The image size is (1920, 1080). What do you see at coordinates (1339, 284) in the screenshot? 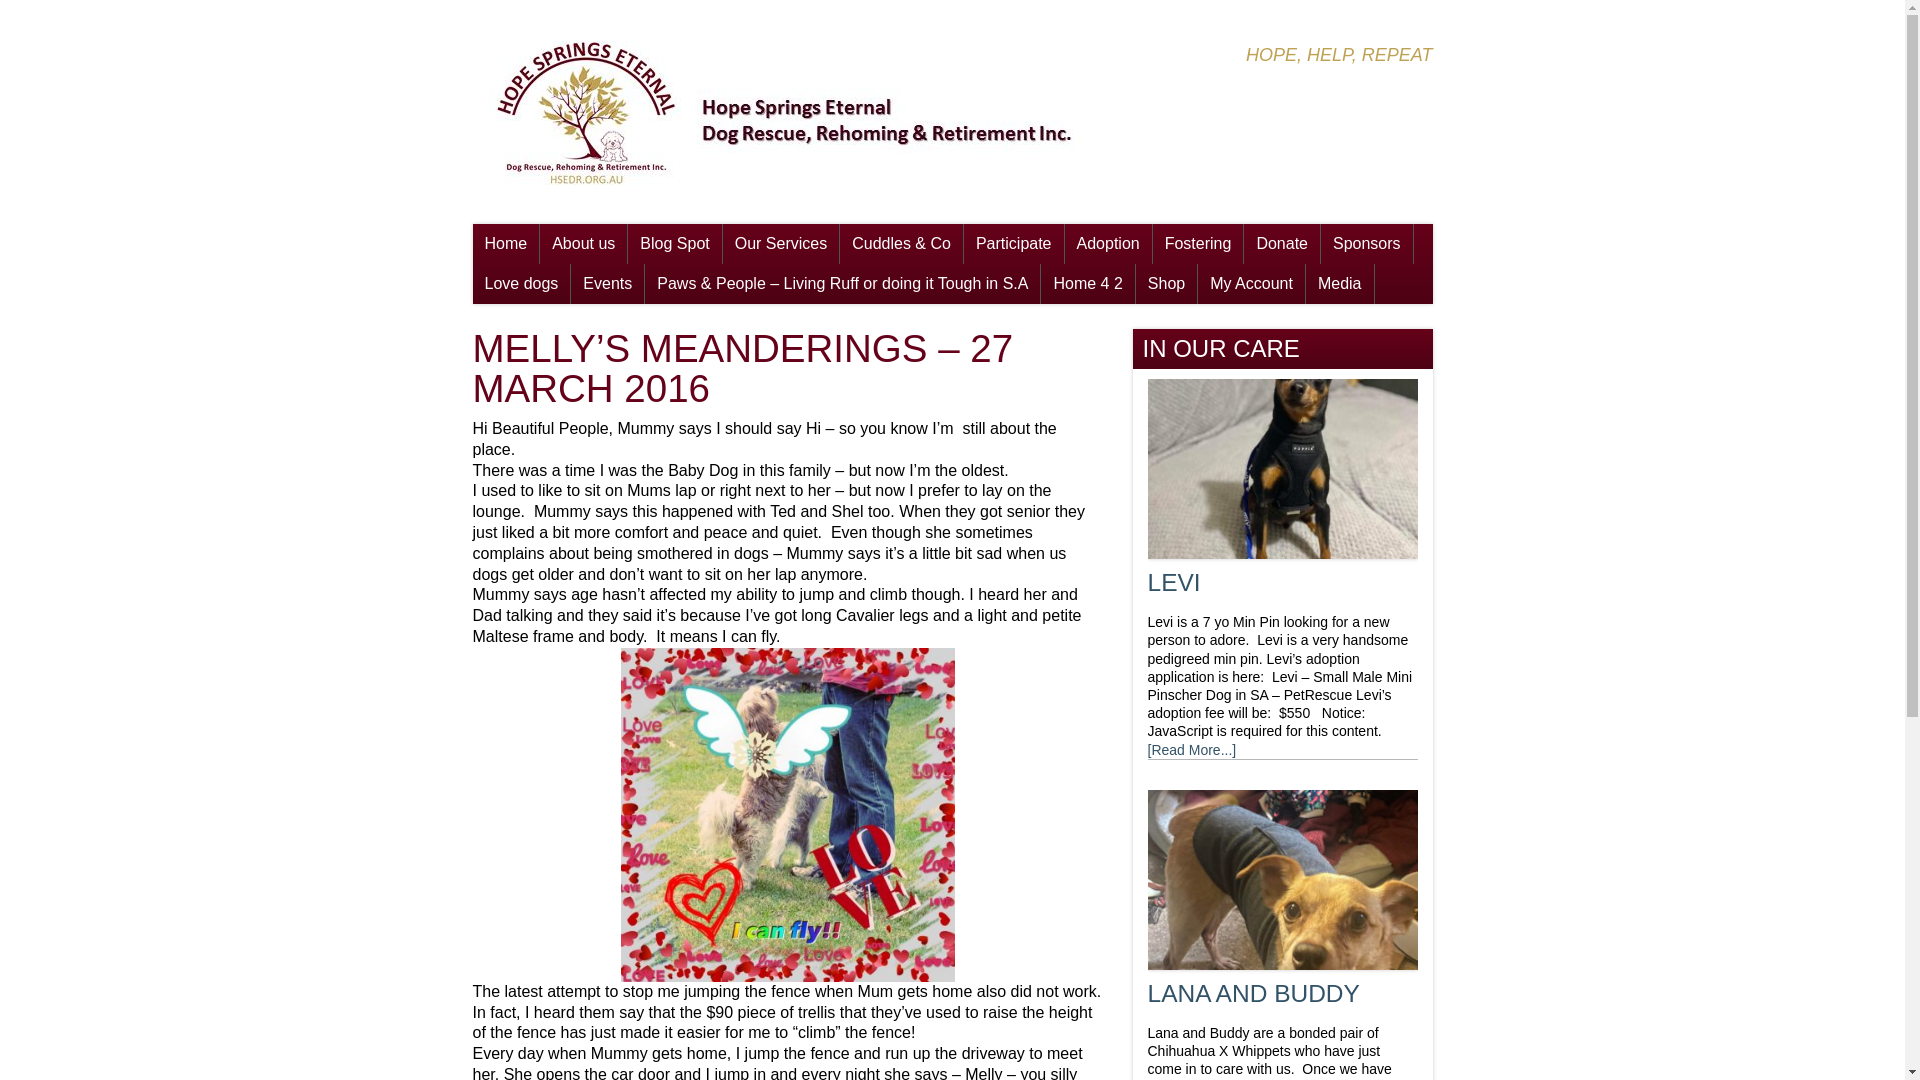
I see `'Media'` at bounding box center [1339, 284].